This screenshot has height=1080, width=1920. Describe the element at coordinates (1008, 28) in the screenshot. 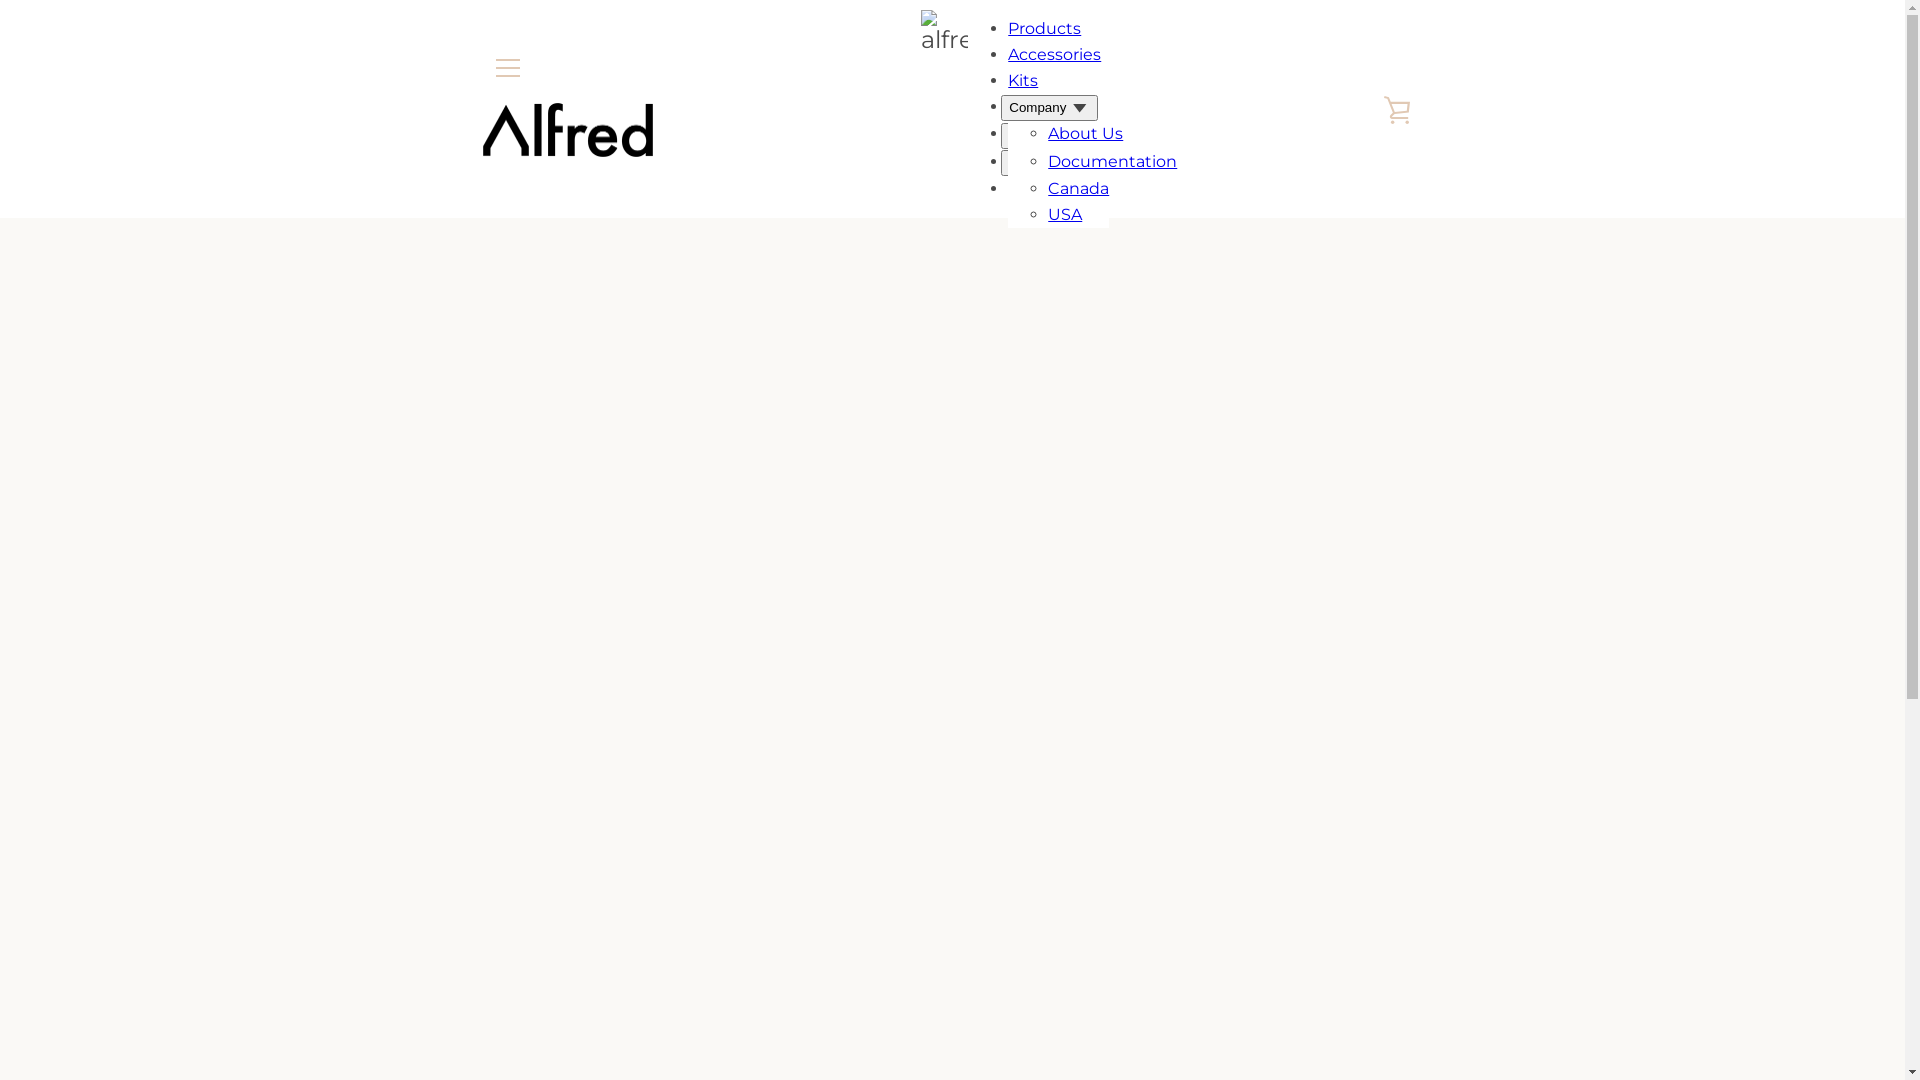

I see `'Products'` at that location.